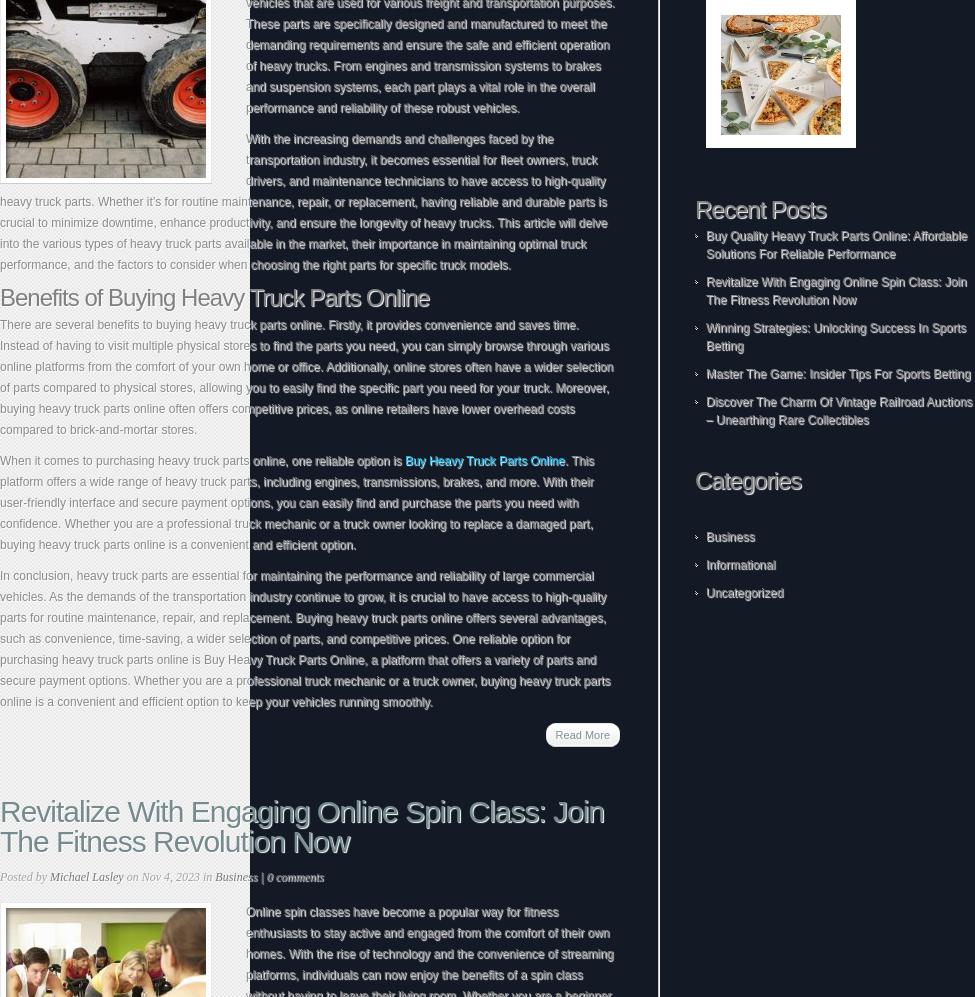 The width and height of the screenshot is (975, 997). Describe the element at coordinates (759, 208) in the screenshot. I see `'Recent Posts'` at that location.